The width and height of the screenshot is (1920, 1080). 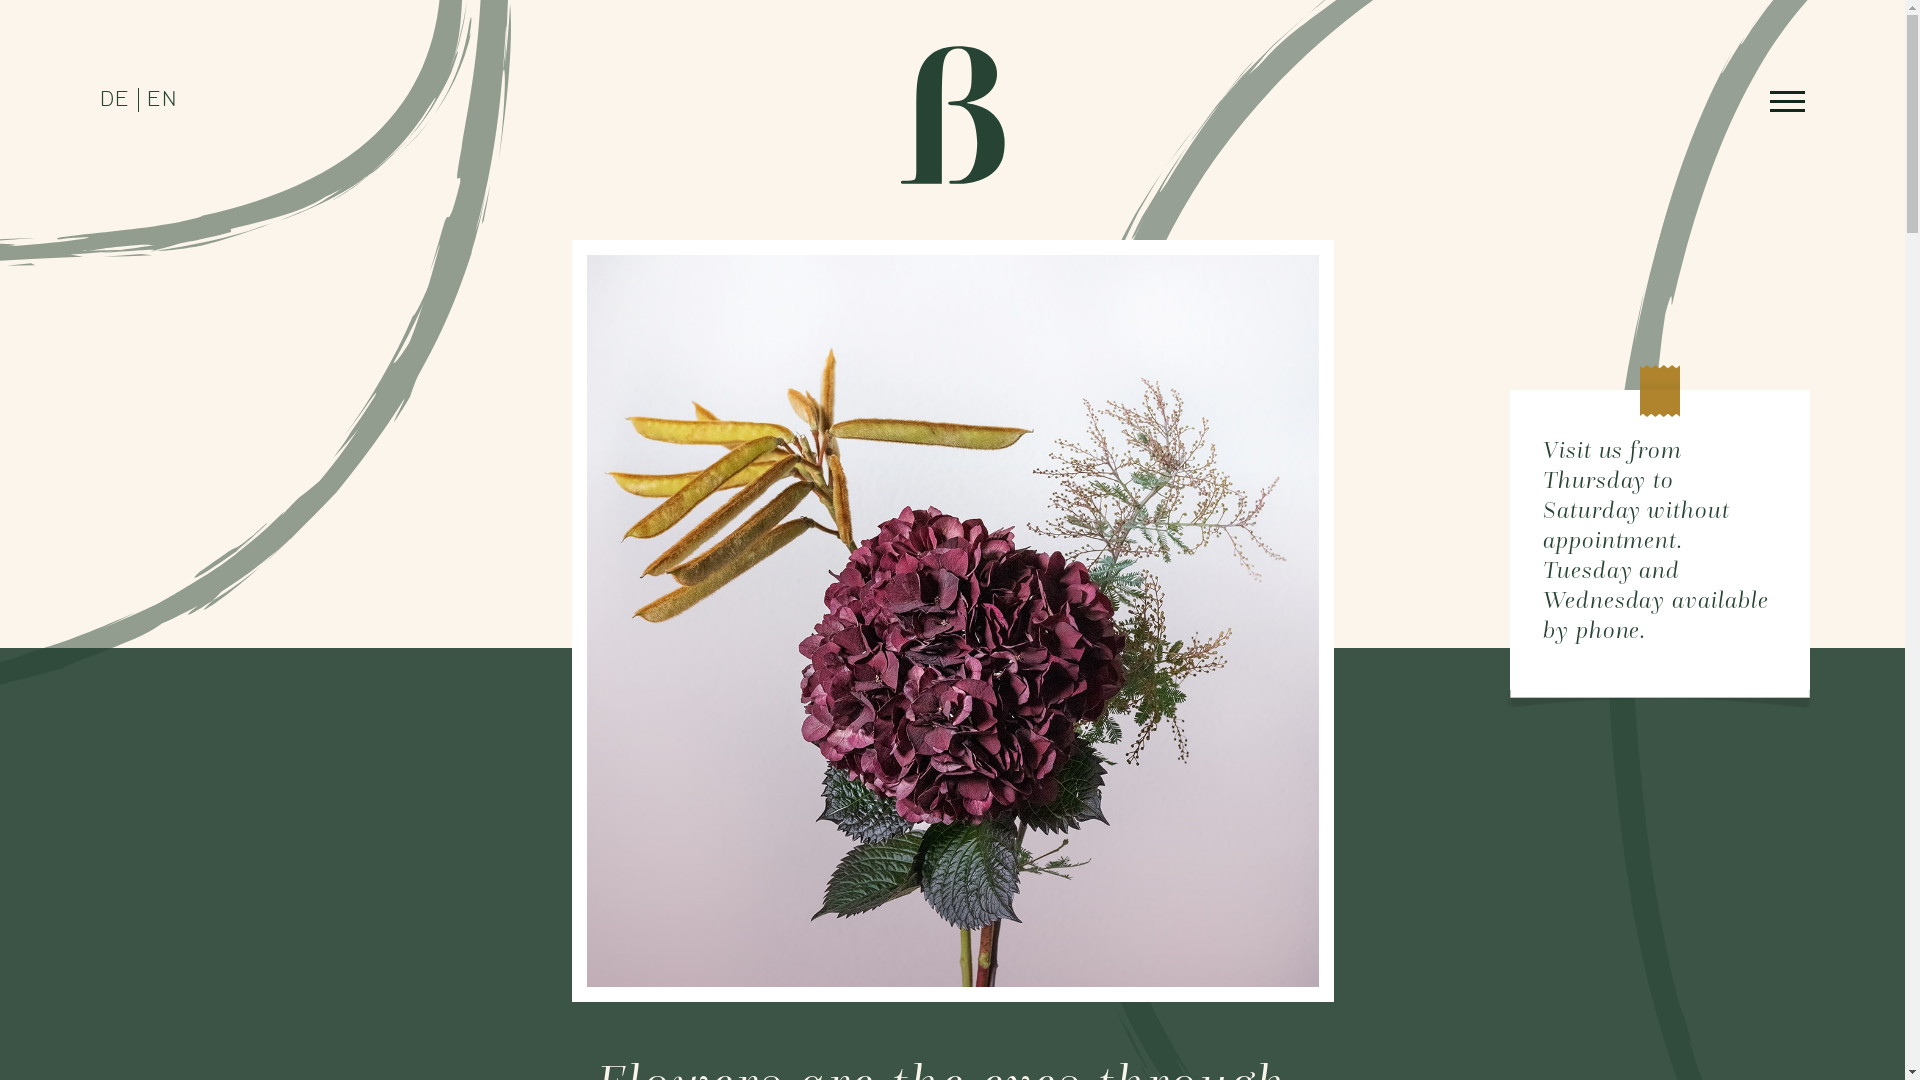 I want to click on 'EN', so click(x=162, y=100).